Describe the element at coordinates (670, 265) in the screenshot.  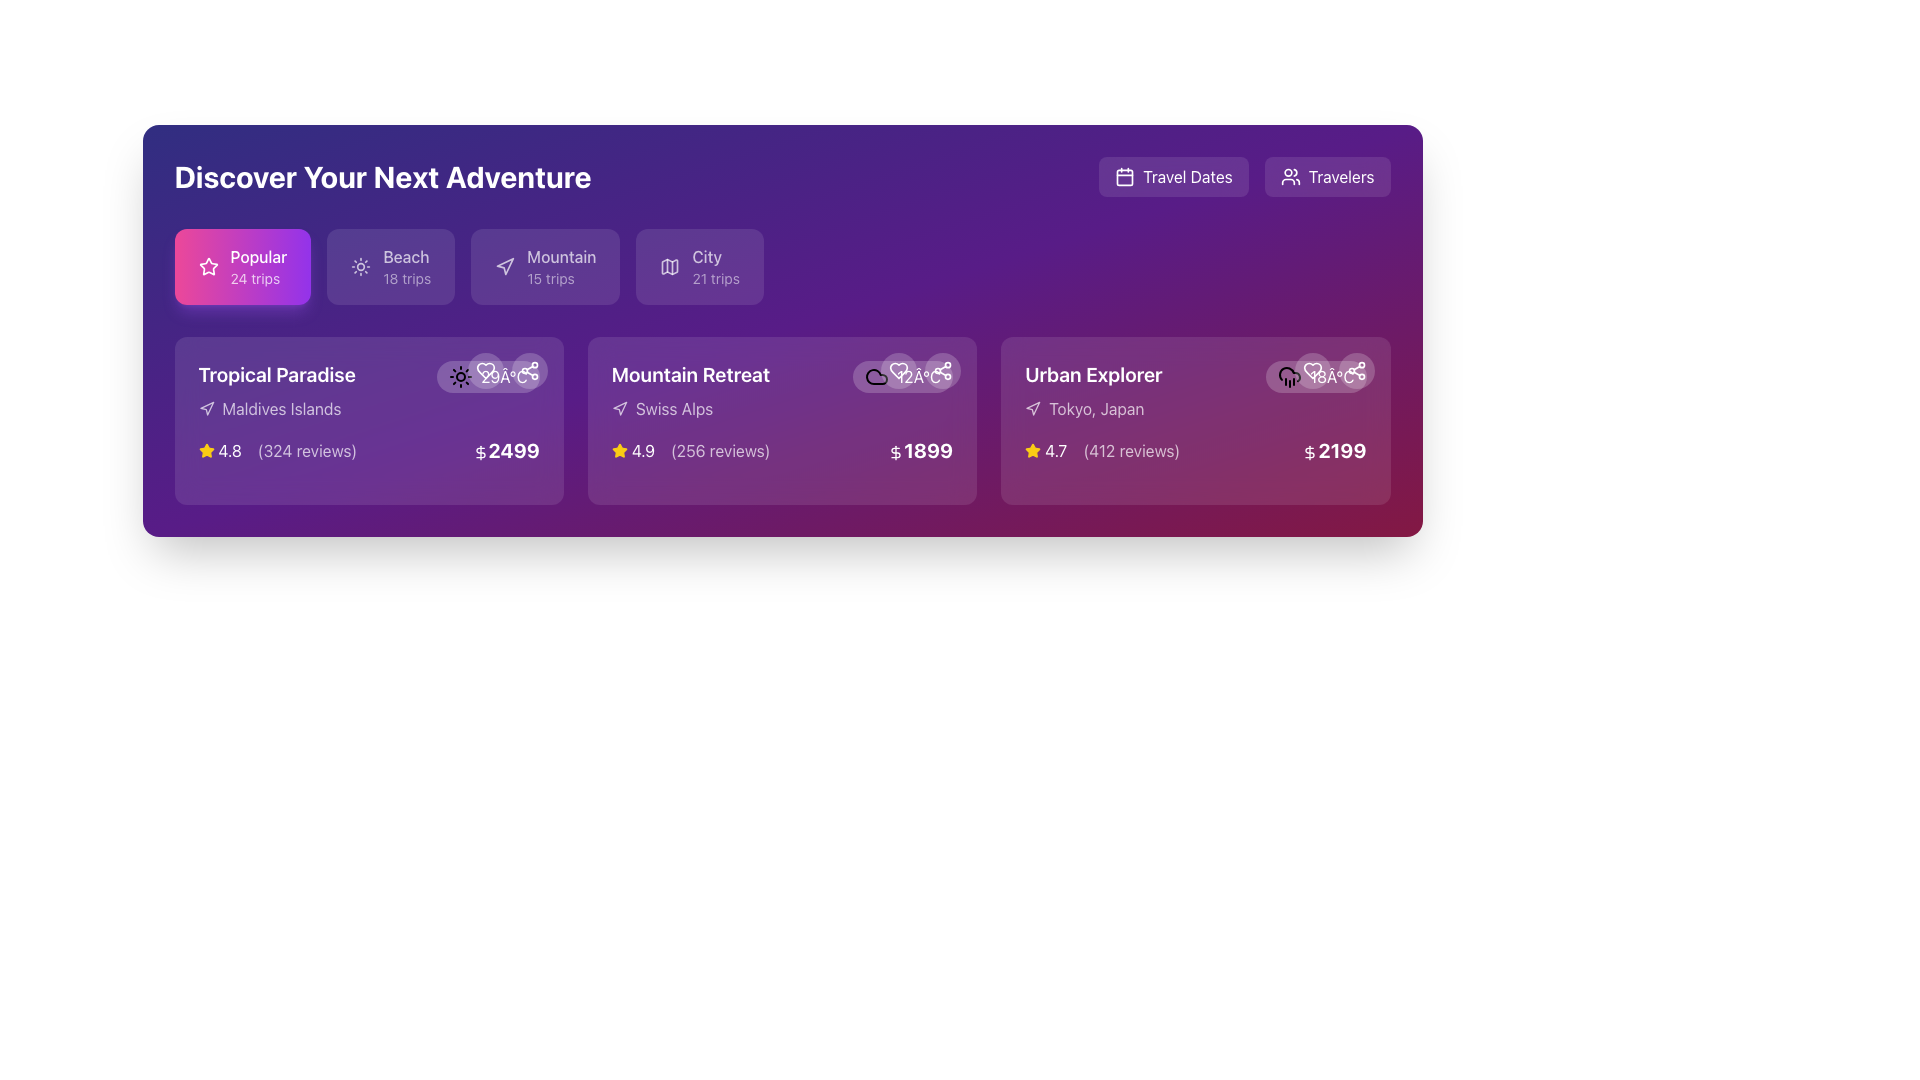
I see `the non-interactive map icon within the 'City 21 trips' button, which is the second icon to the left of the 'City' text` at that location.